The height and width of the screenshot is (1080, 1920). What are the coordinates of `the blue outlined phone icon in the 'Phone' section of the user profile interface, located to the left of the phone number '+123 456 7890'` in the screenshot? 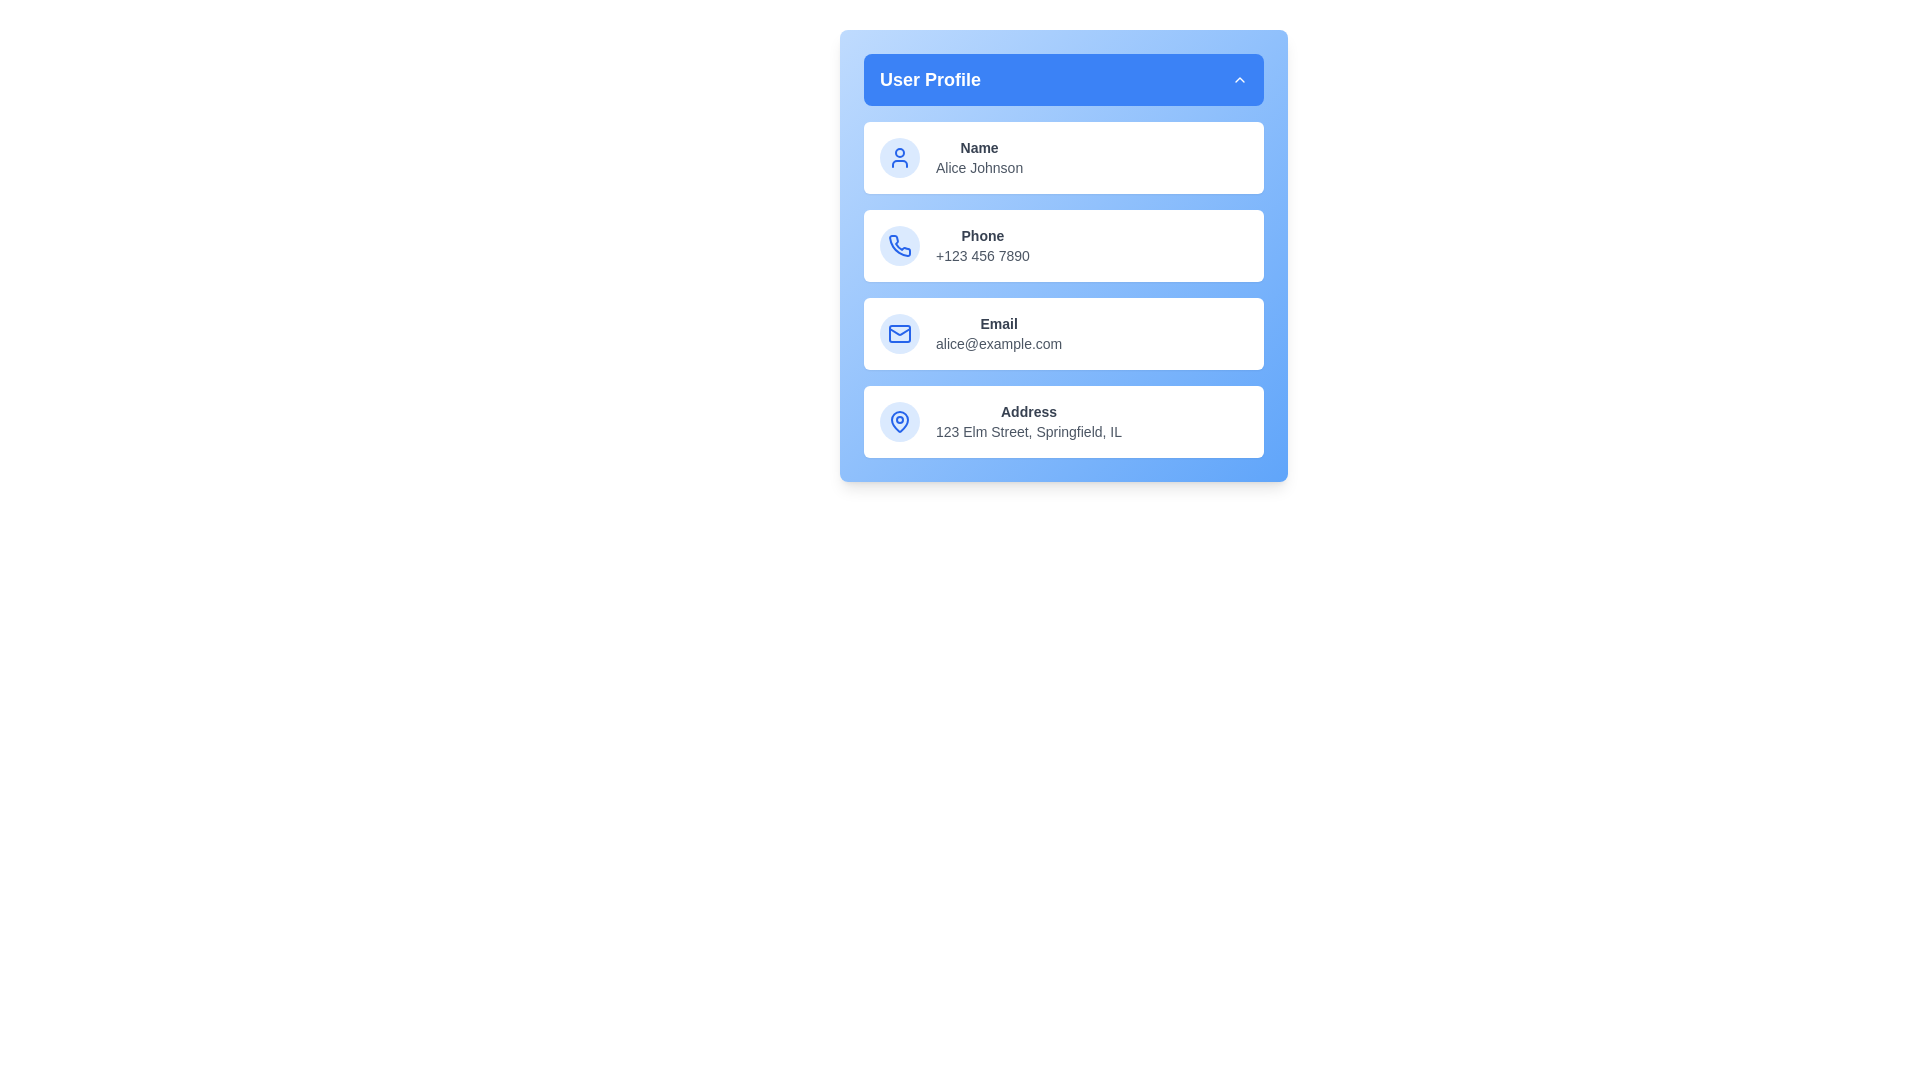 It's located at (899, 244).